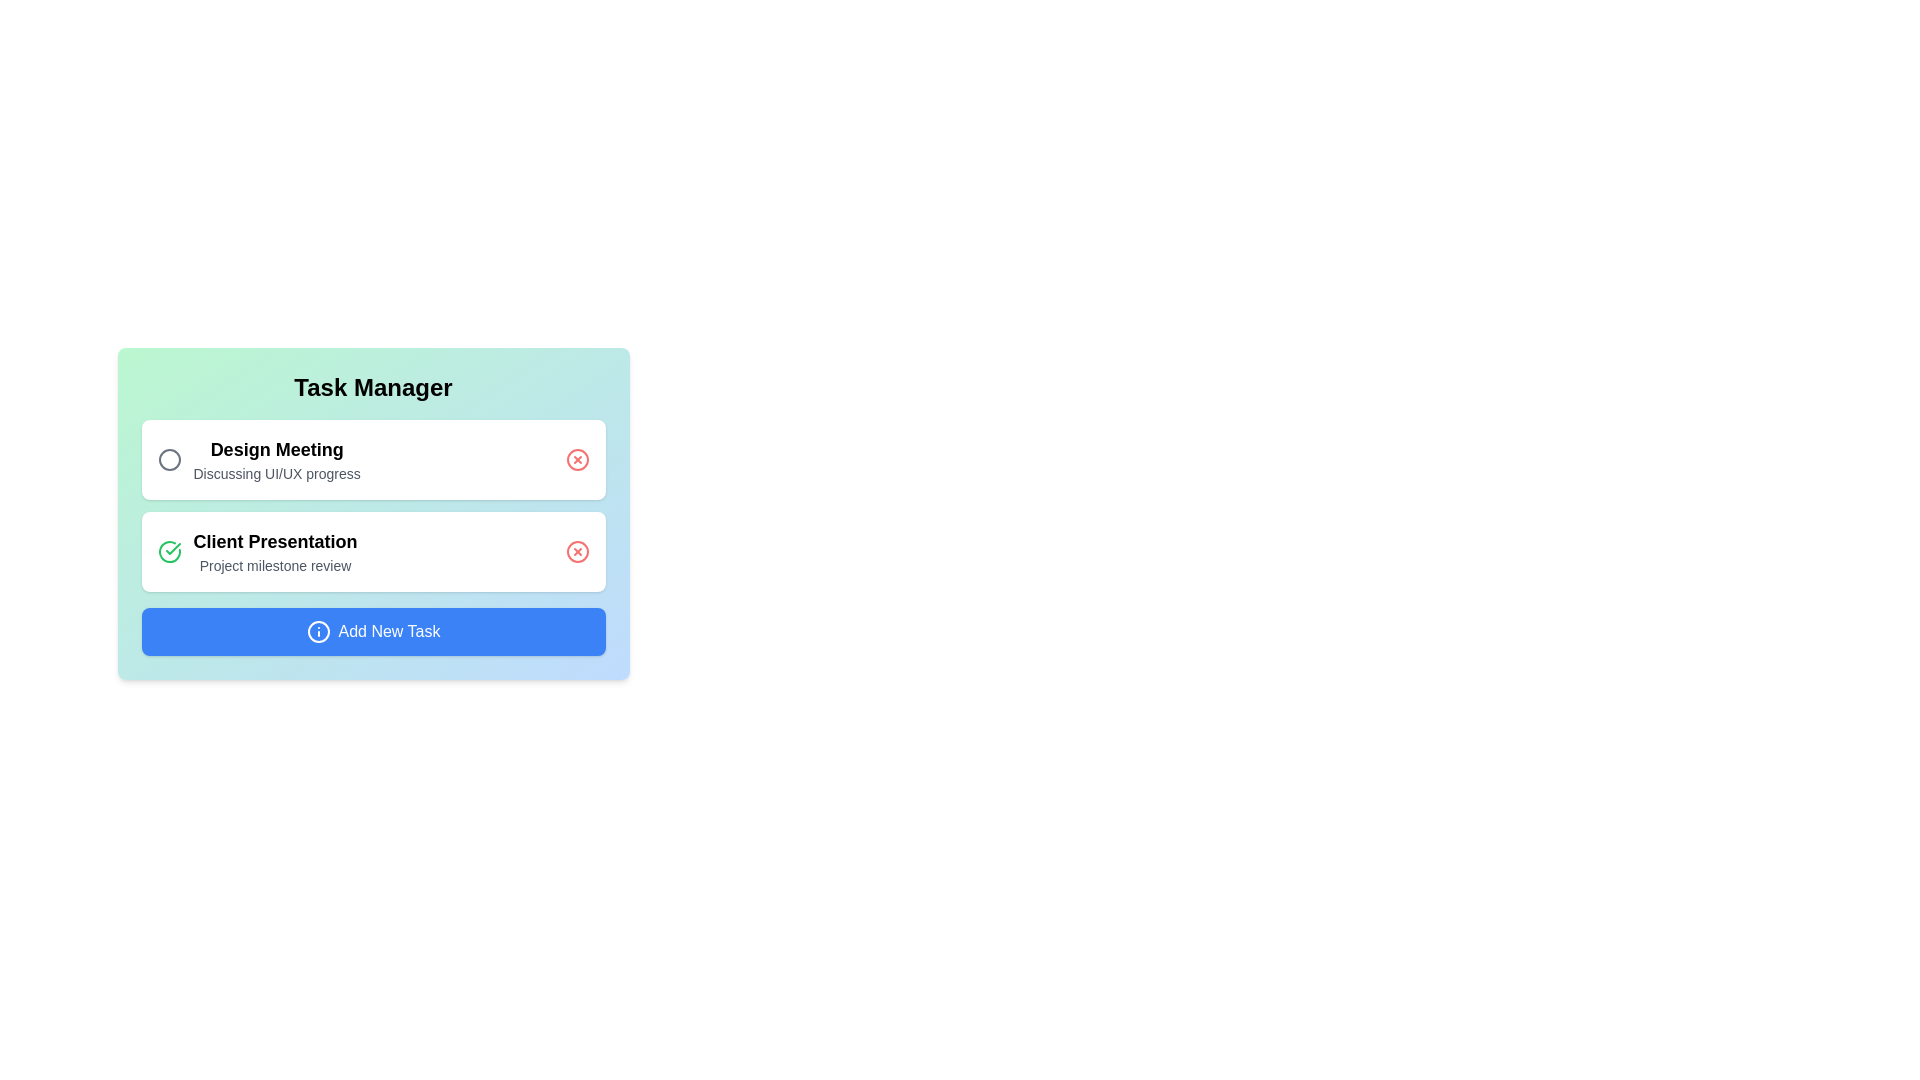 The width and height of the screenshot is (1920, 1080). What do you see at coordinates (276, 450) in the screenshot?
I see `the task labeled 'Design Meeting' to inspect its details` at bounding box center [276, 450].